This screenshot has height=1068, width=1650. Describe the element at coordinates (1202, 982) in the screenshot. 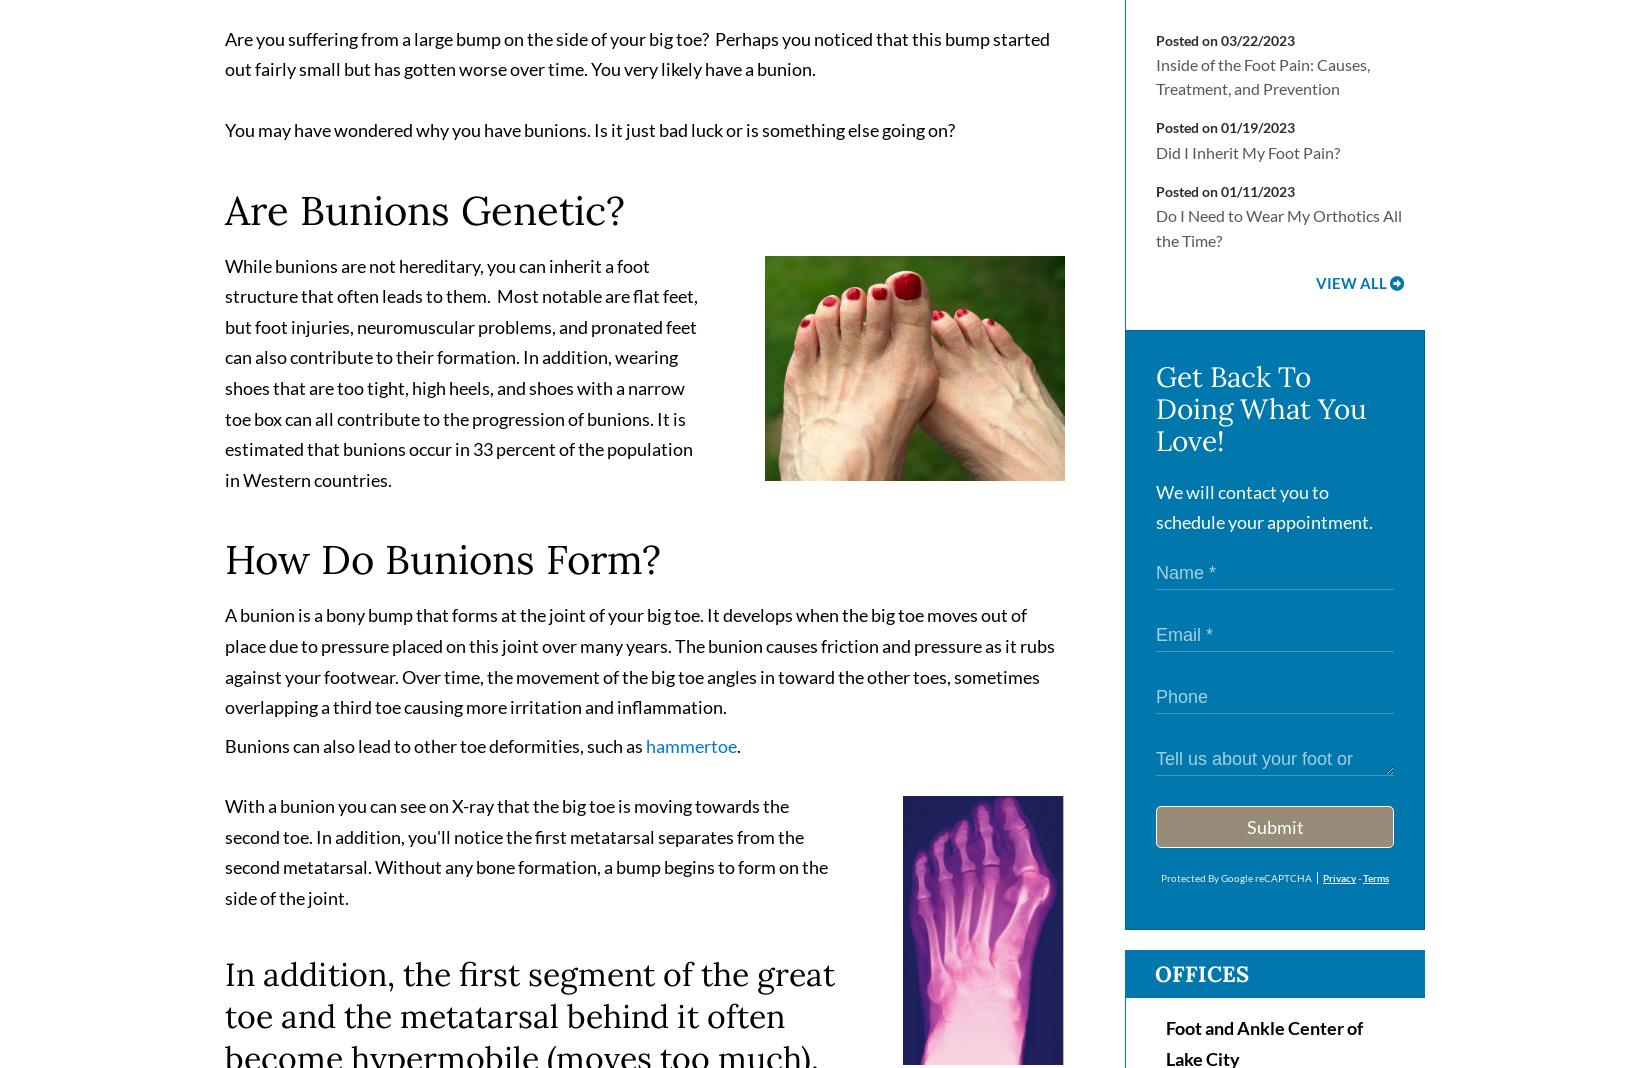

I see `'Offices'` at that location.